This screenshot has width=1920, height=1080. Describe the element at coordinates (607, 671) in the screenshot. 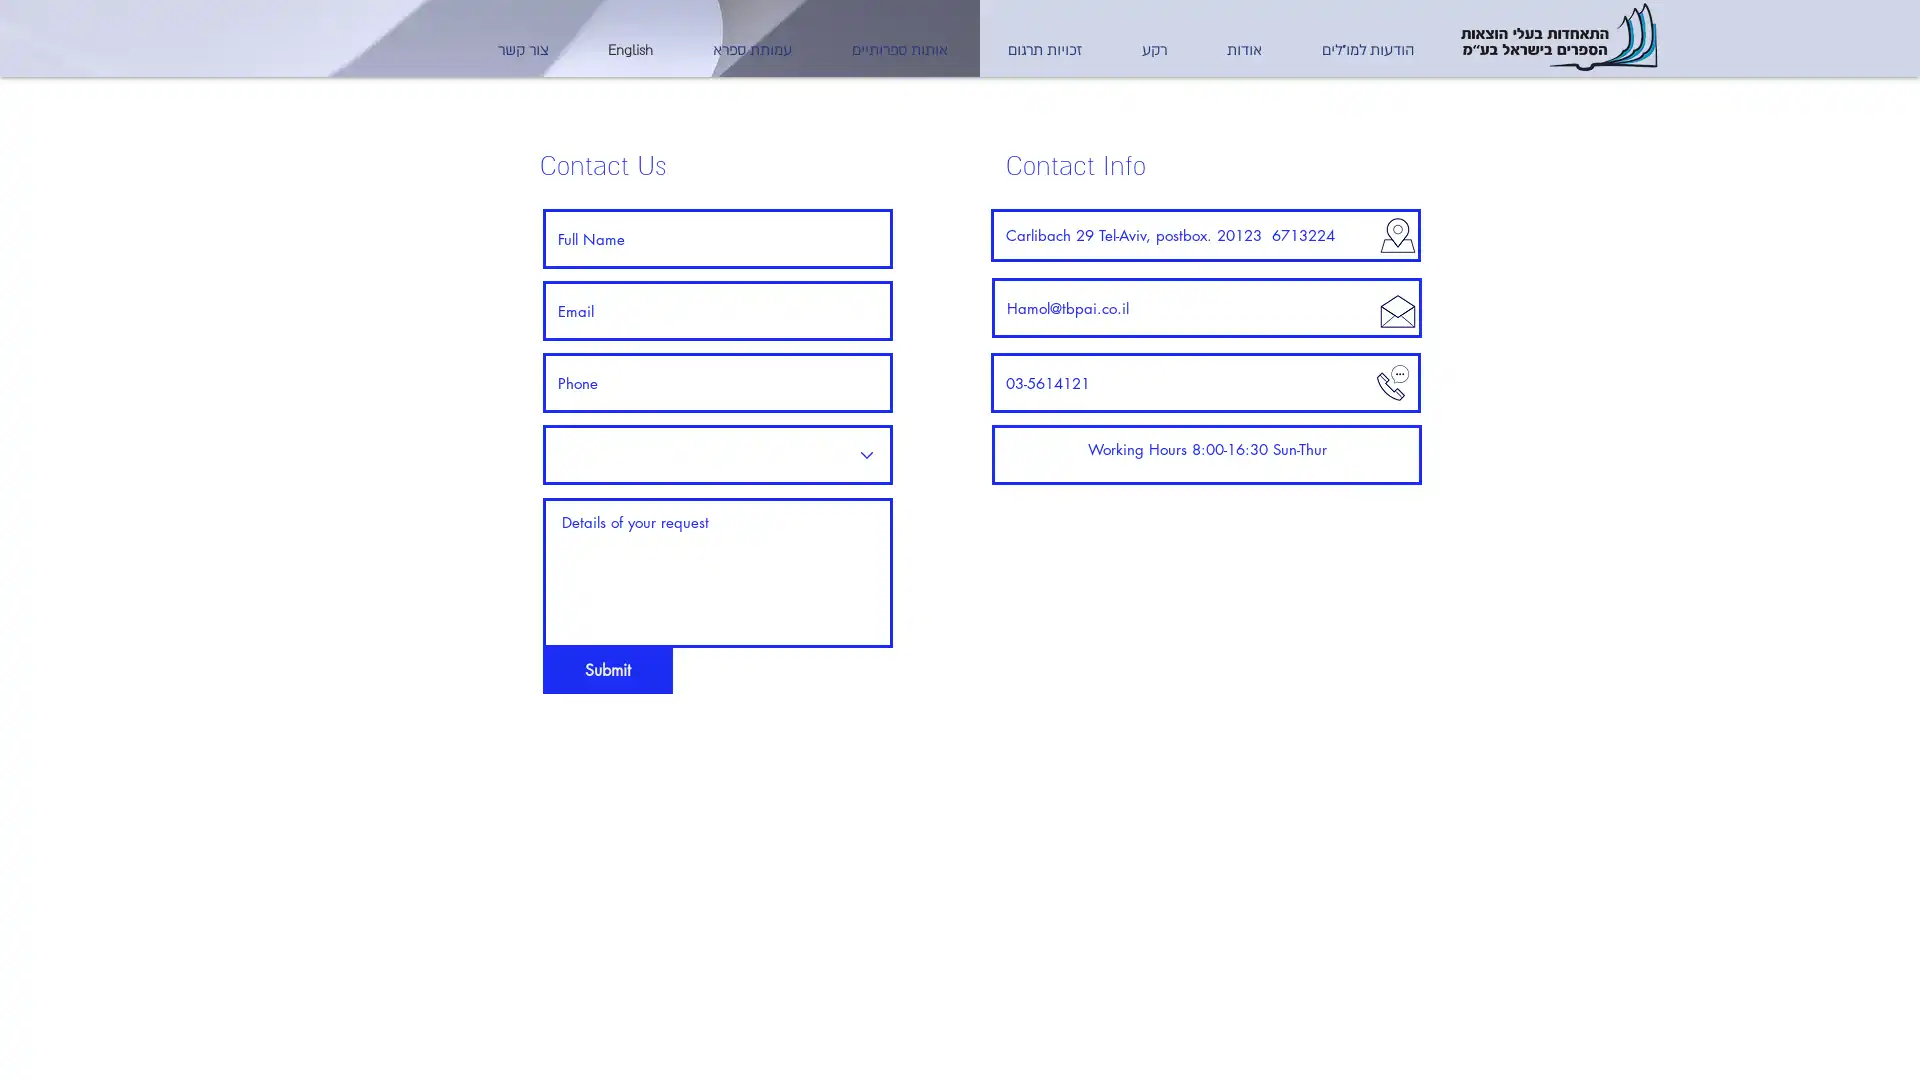

I see `Submit` at that location.